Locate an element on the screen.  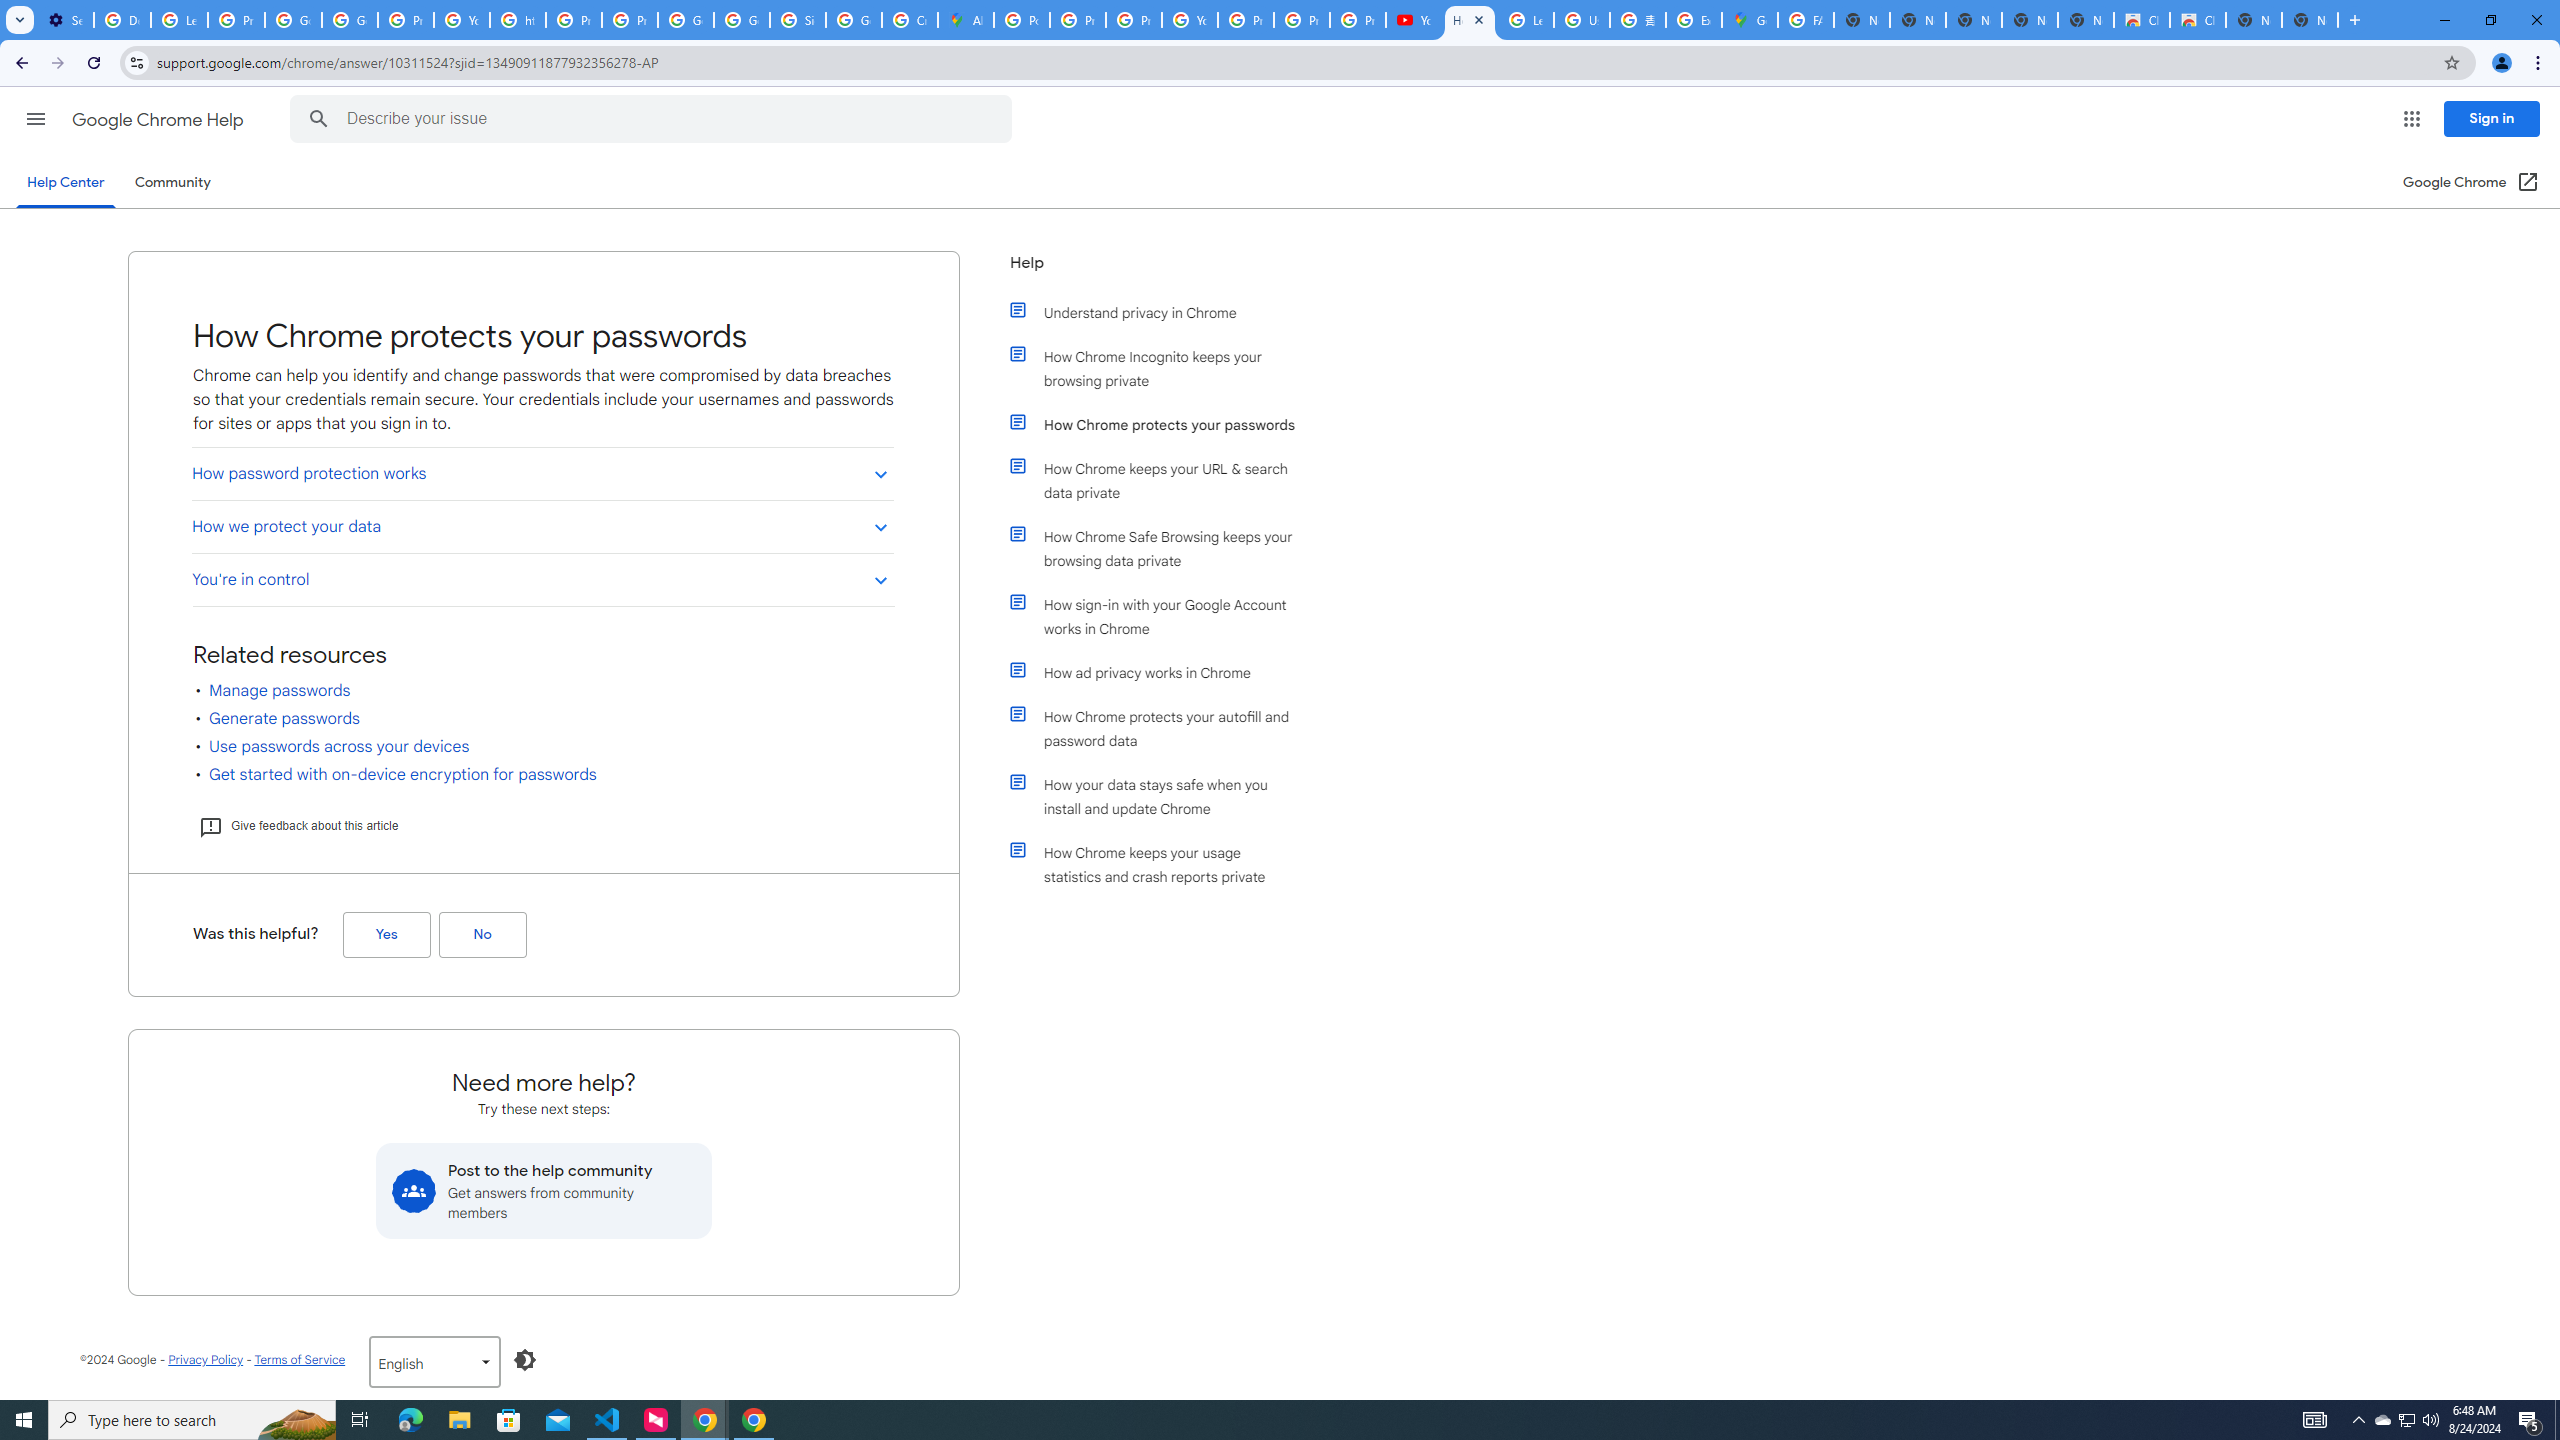
'Explore new street-level details - Google Maps Help' is located at coordinates (1692, 19).